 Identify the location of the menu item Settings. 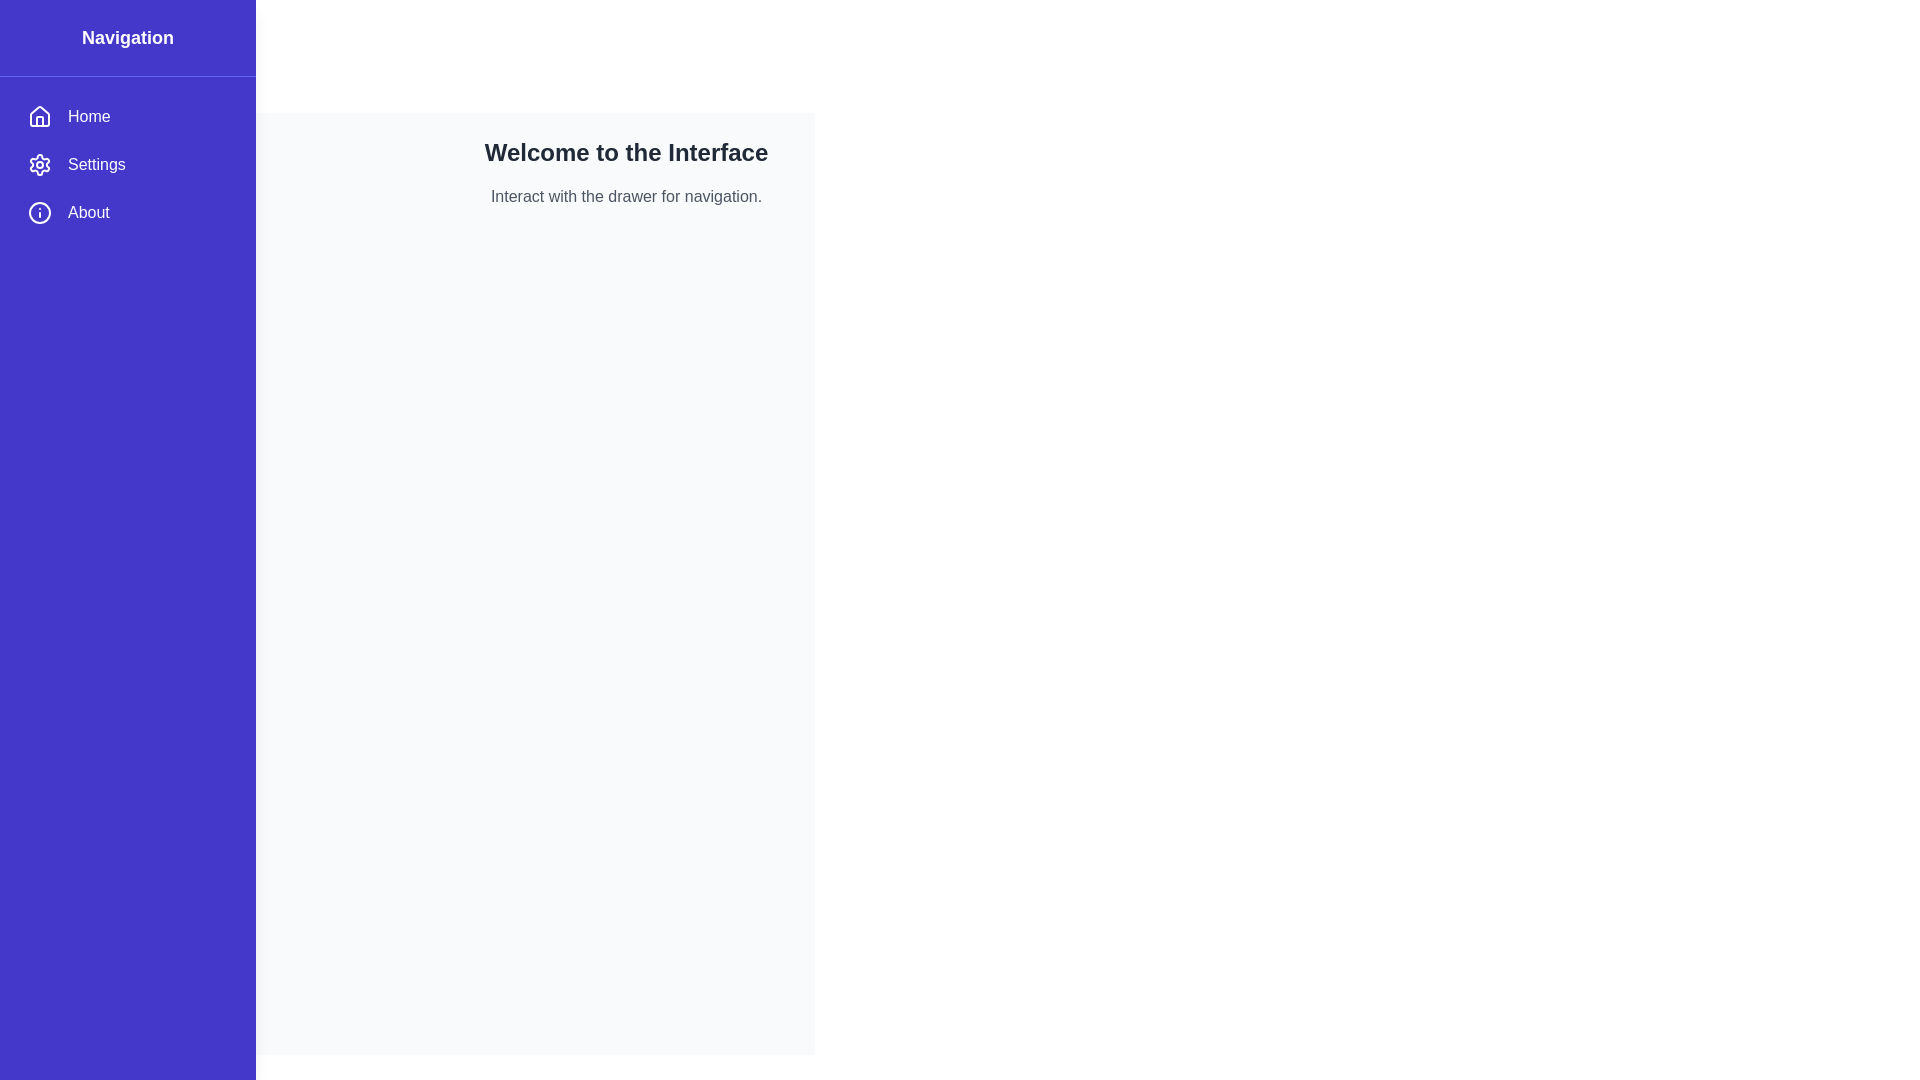
(127, 164).